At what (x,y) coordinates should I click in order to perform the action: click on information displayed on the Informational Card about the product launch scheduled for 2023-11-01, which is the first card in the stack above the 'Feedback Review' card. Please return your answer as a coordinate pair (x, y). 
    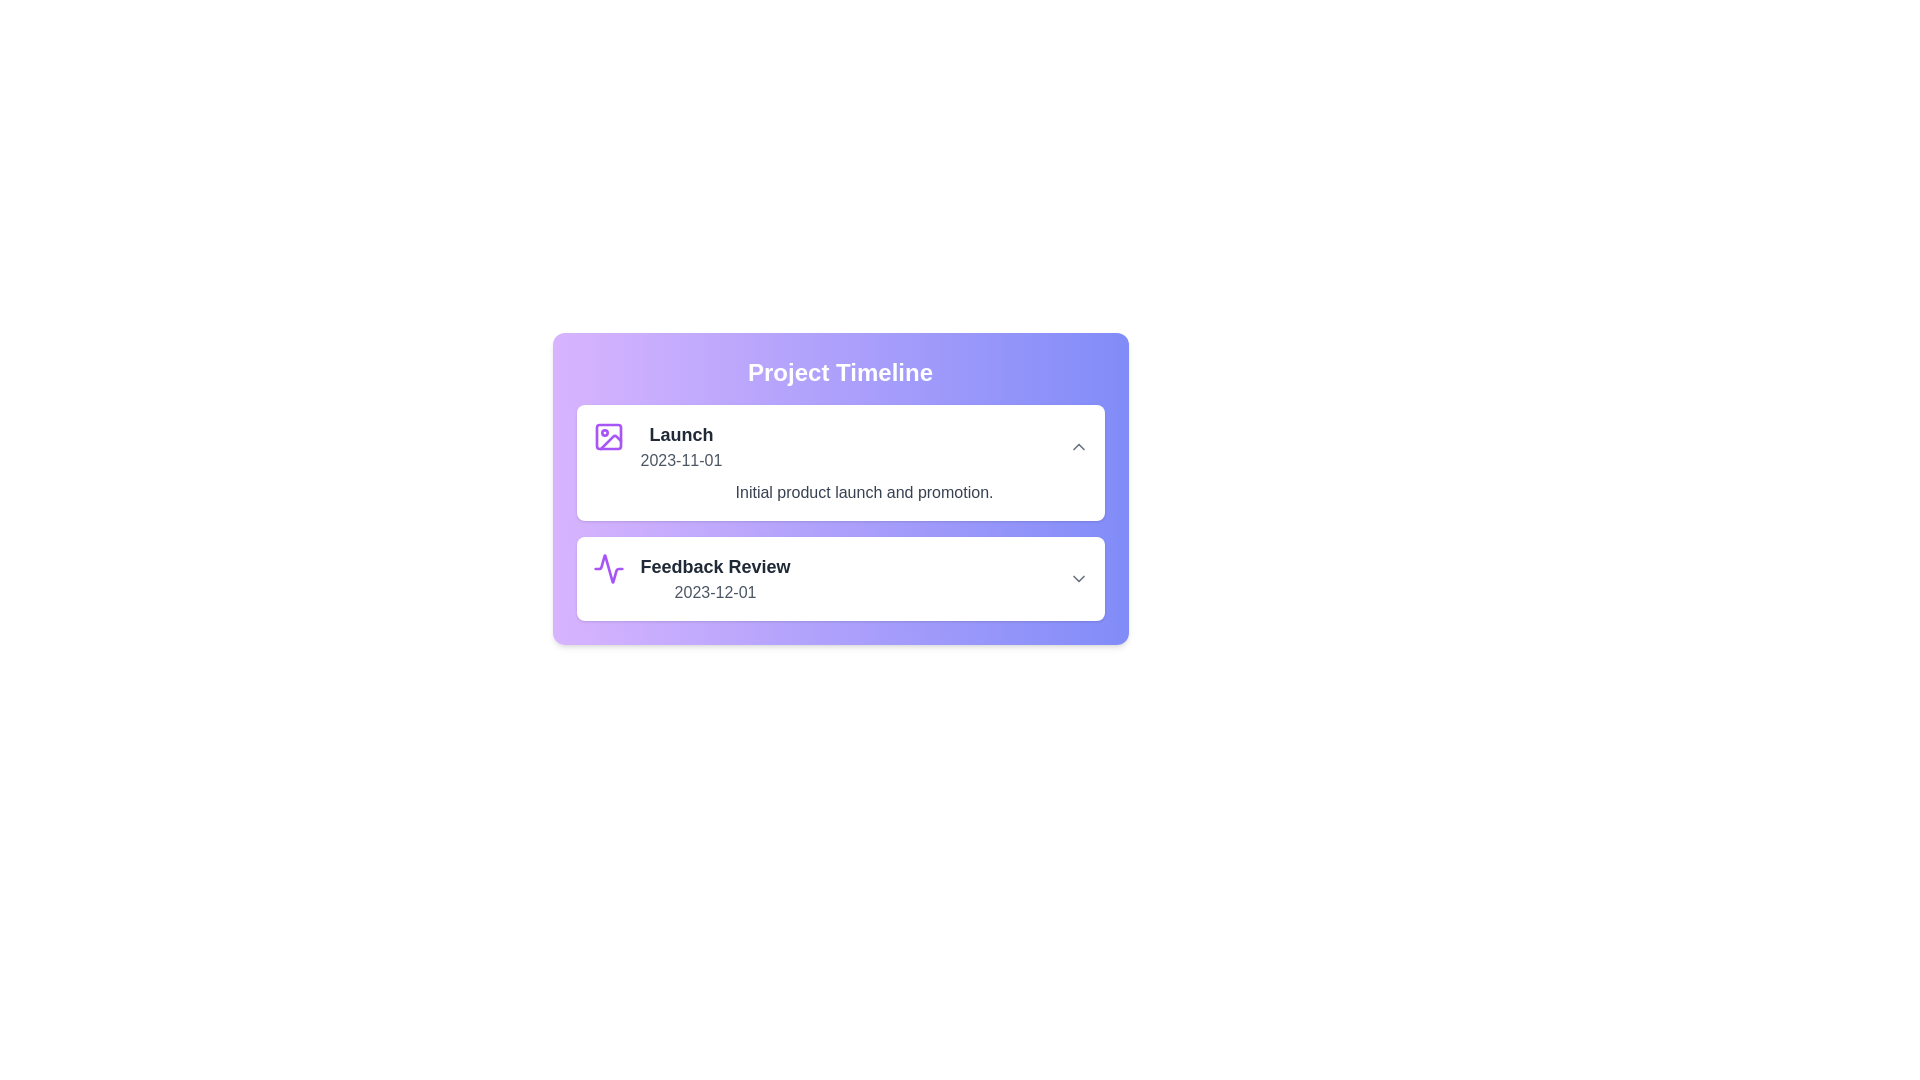
    Looking at the image, I should click on (840, 462).